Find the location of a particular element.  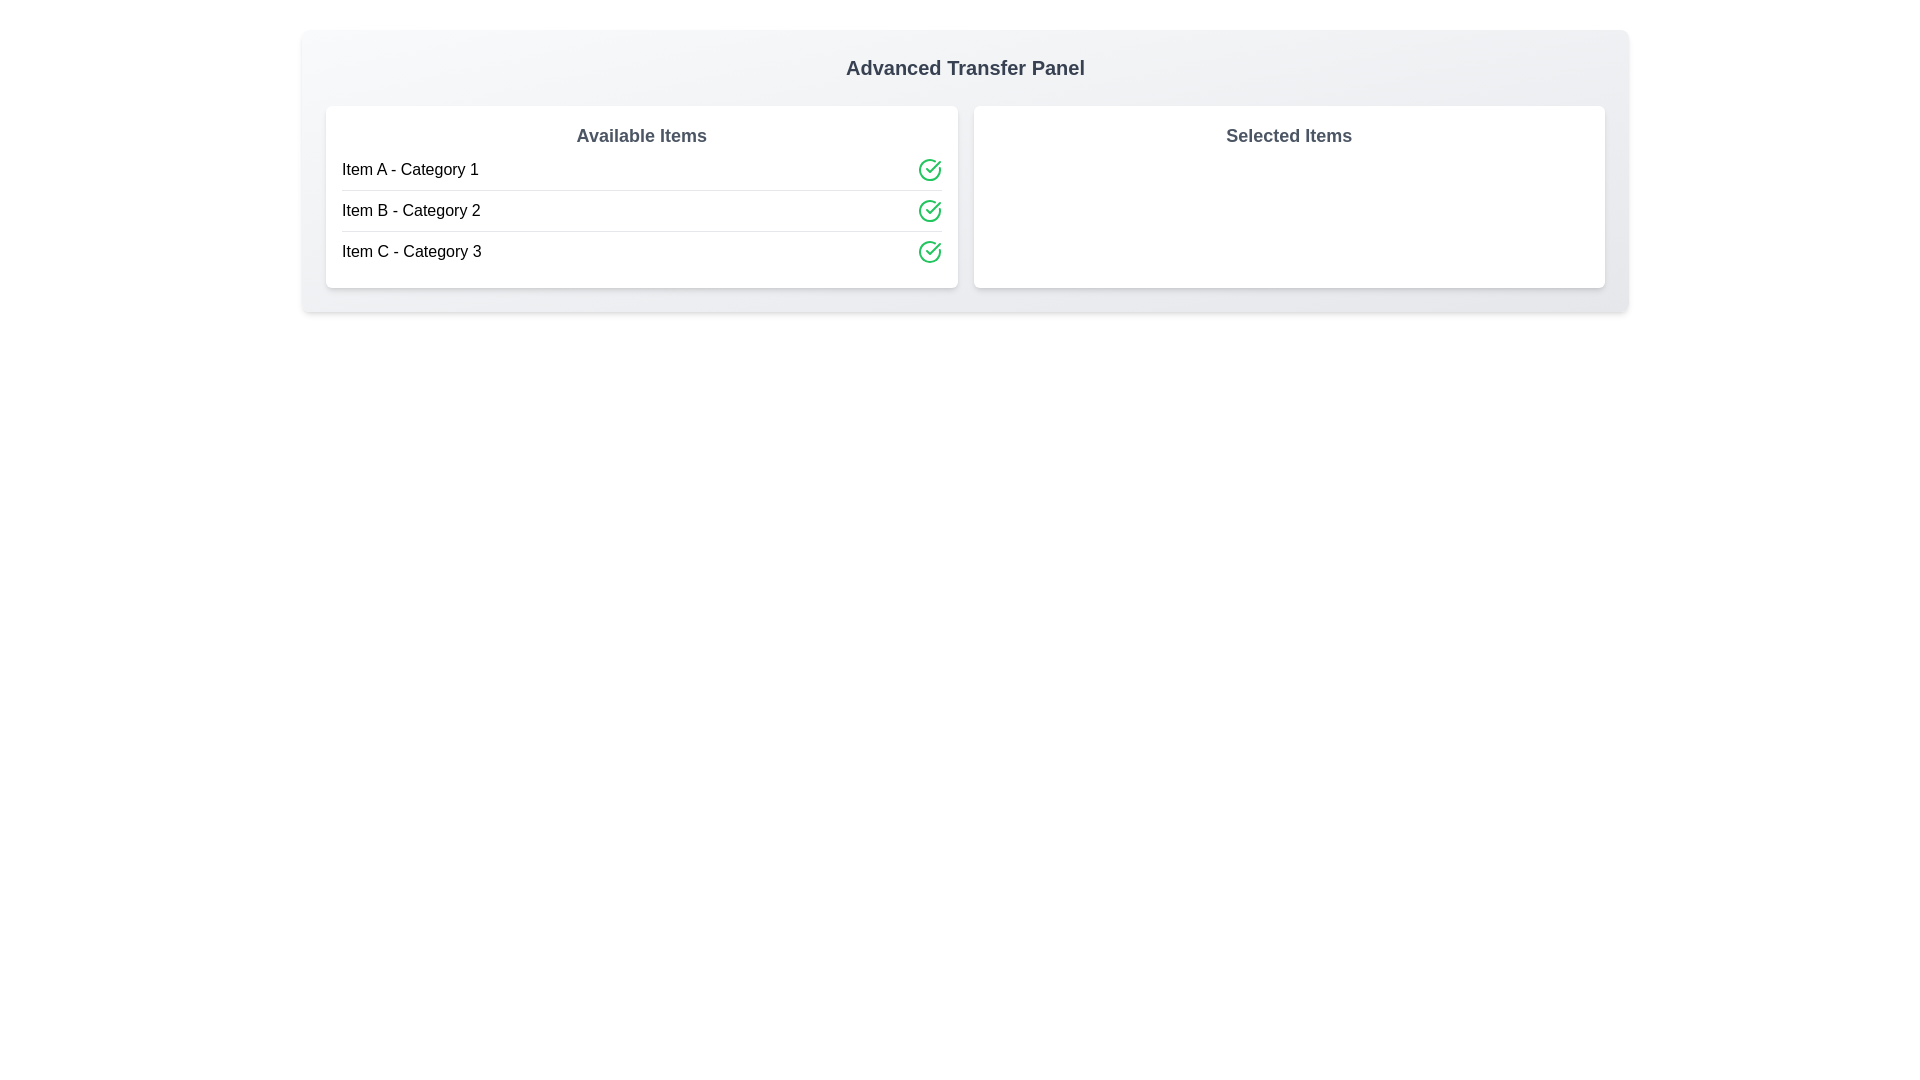

the small, green-colored checkmark icon adjacent to 'Item B - Category 2' in the 'Available Items' panel is located at coordinates (931, 208).